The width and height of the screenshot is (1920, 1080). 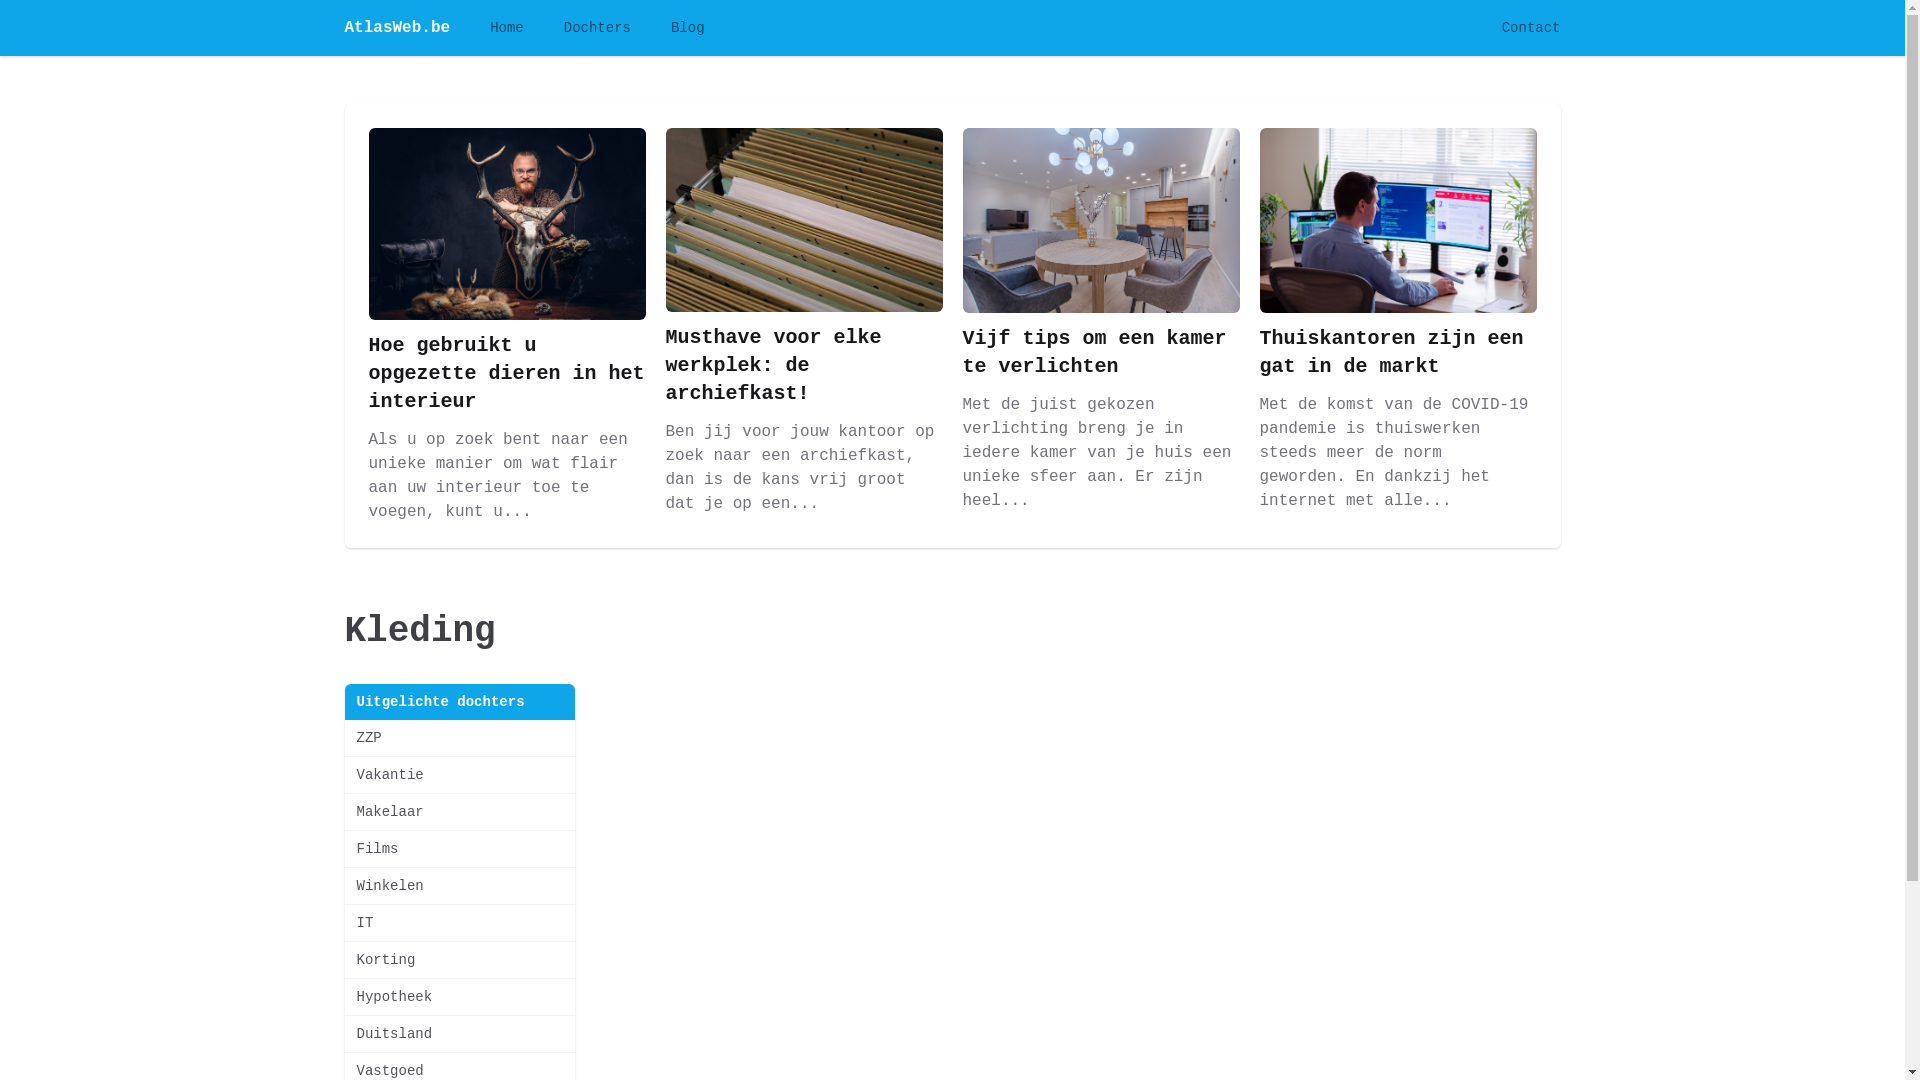 I want to click on 'Contact', so click(x=1502, y=27).